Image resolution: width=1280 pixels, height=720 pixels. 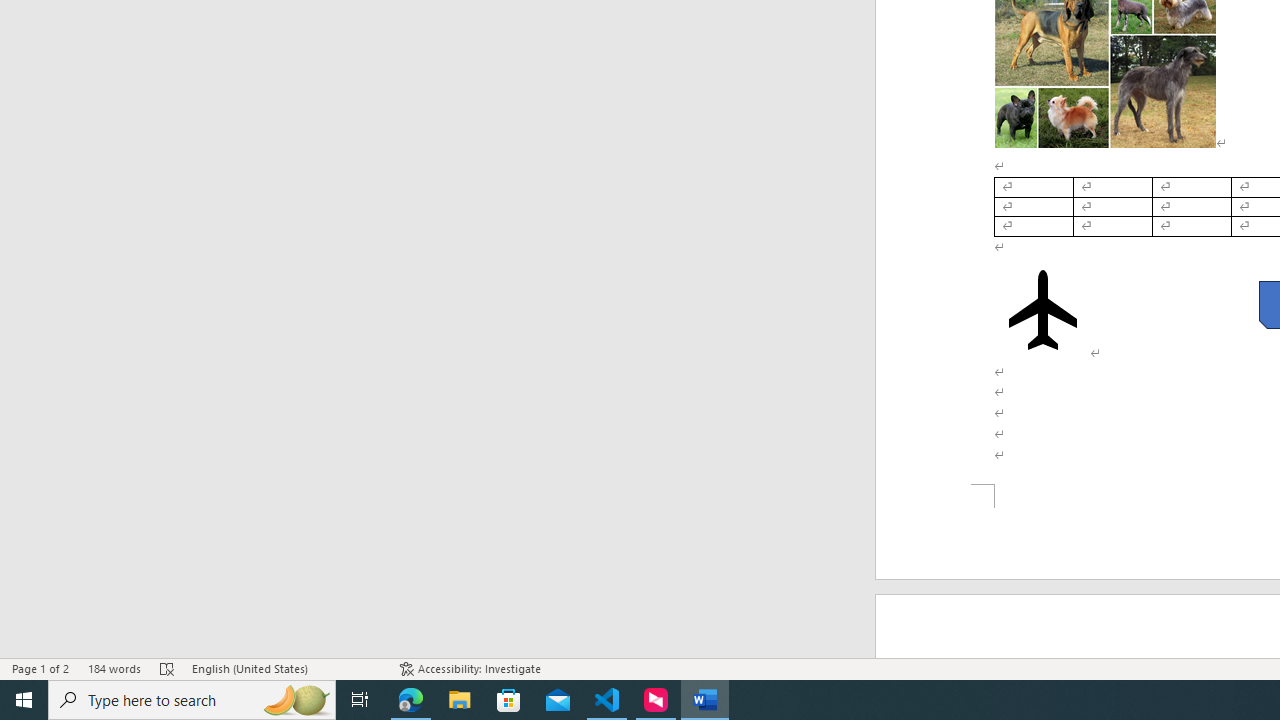 What do you see at coordinates (40, 669) in the screenshot?
I see `'Page Number Page 1 of 2'` at bounding box center [40, 669].